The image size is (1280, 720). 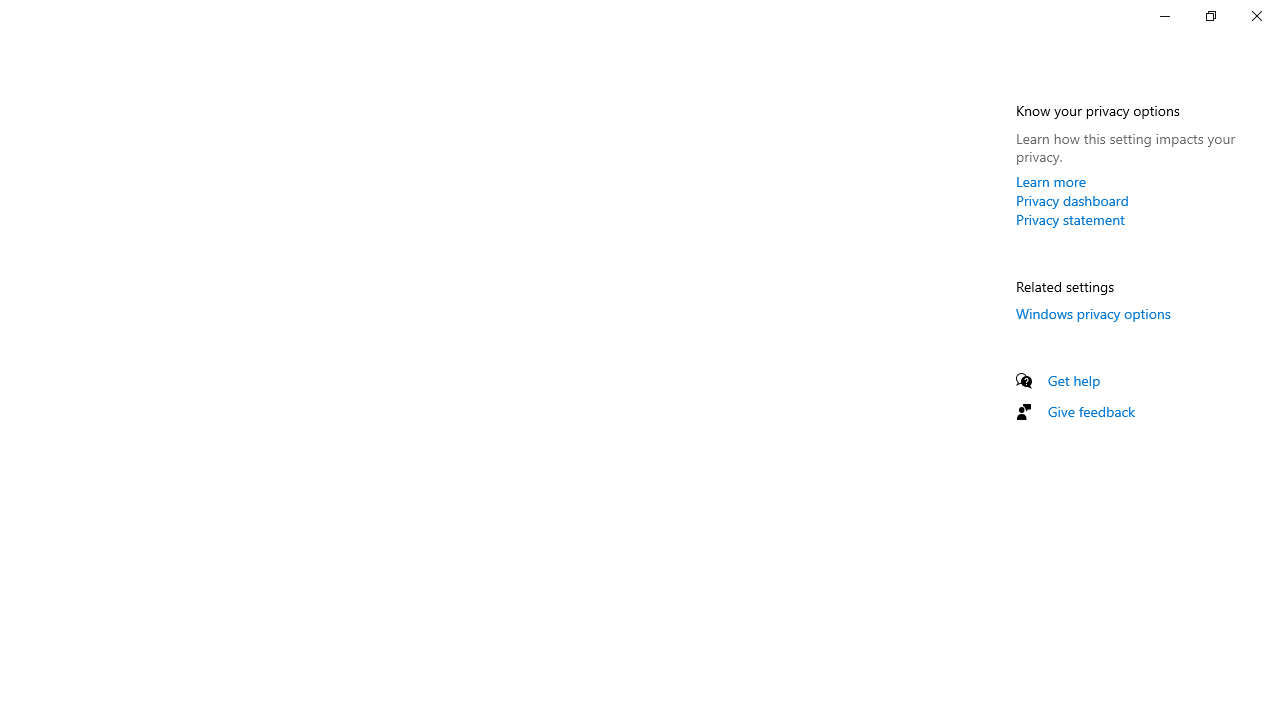 What do you see at coordinates (1092, 313) in the screenshot?
I see `'Windows privacy options'` at bounding box center [1092, 313].